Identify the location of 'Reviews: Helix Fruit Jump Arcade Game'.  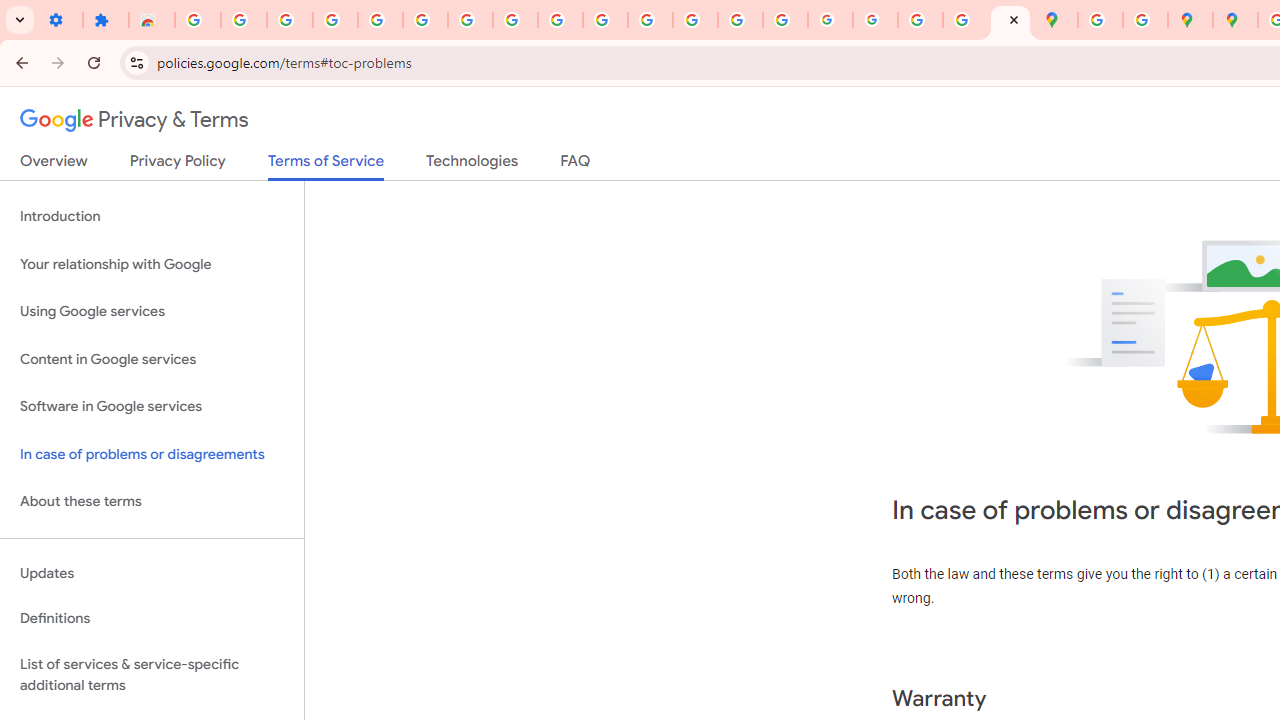
(151, 20).